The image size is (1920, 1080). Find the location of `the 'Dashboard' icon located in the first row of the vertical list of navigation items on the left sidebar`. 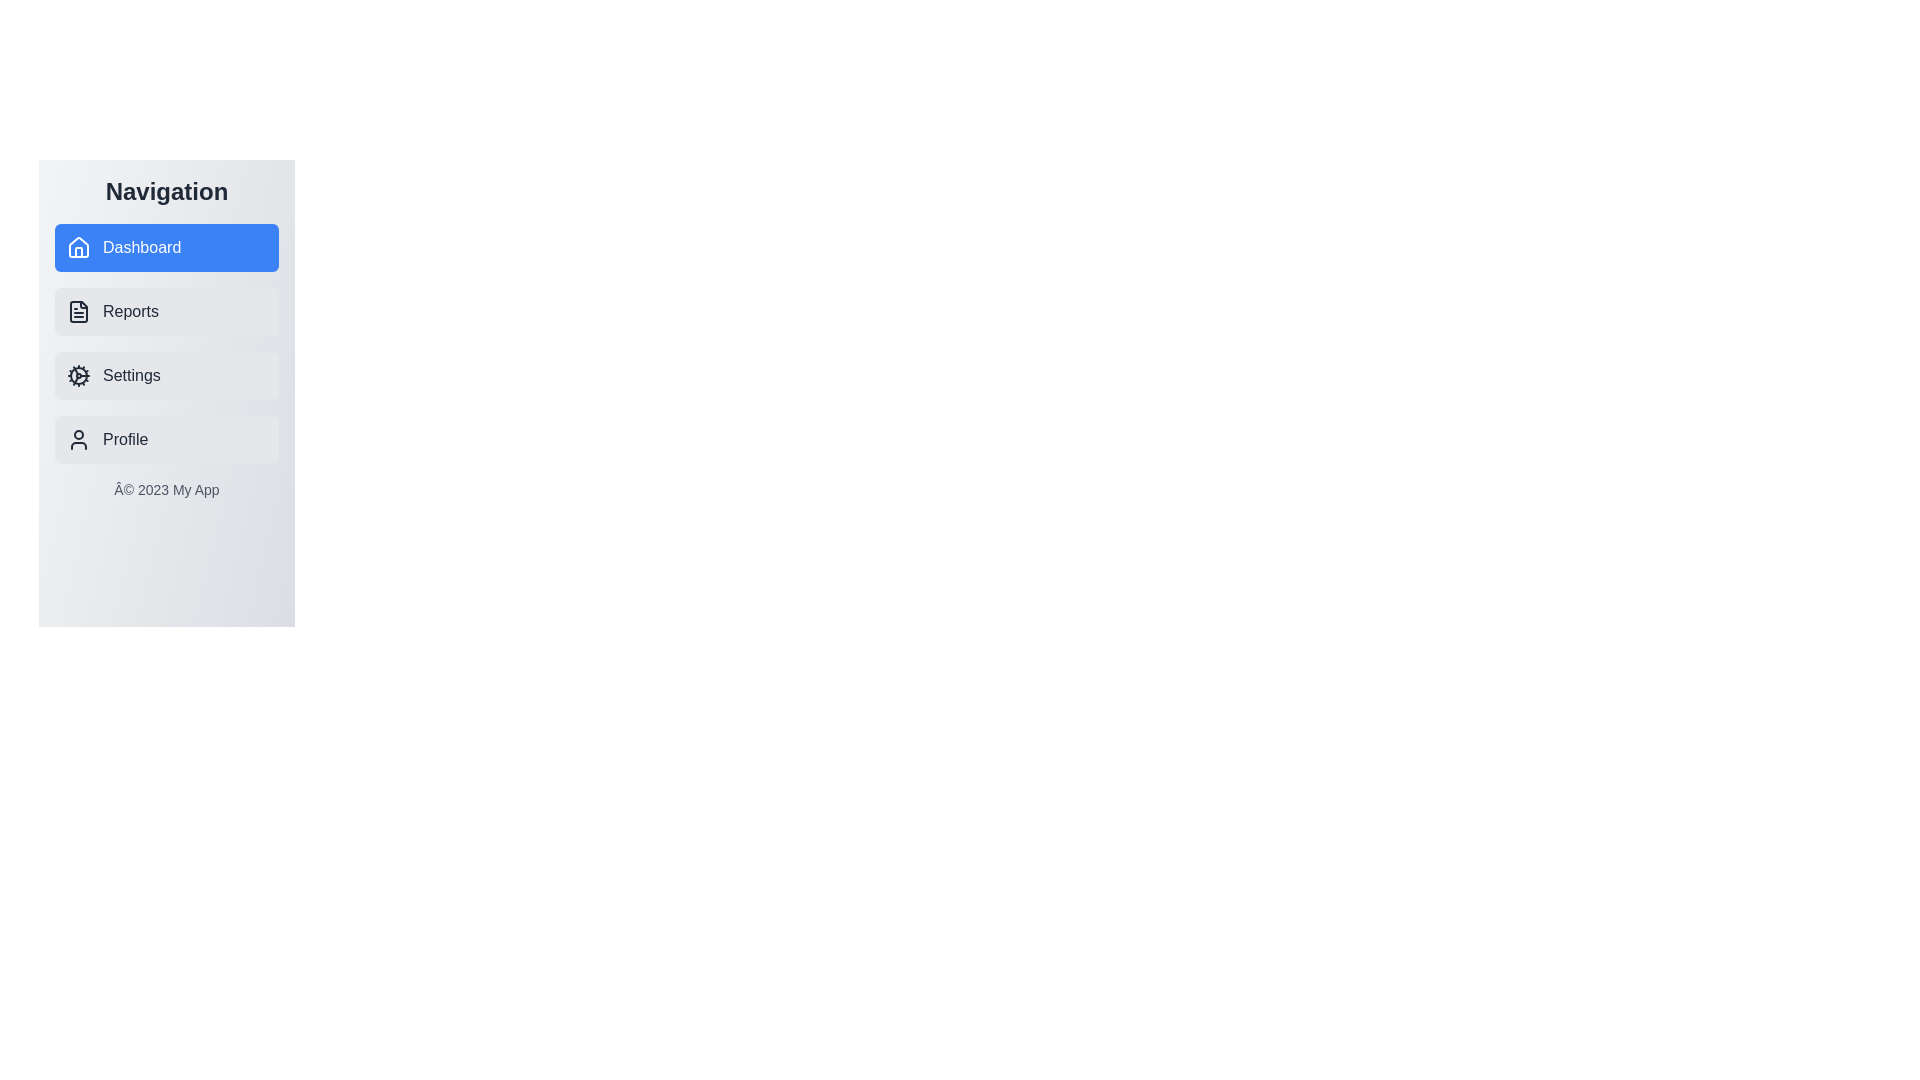

the 'Dashboard' icon located in the first row of the vertical list of navigation items on the left sidebar is located at coordinates (78, 246).